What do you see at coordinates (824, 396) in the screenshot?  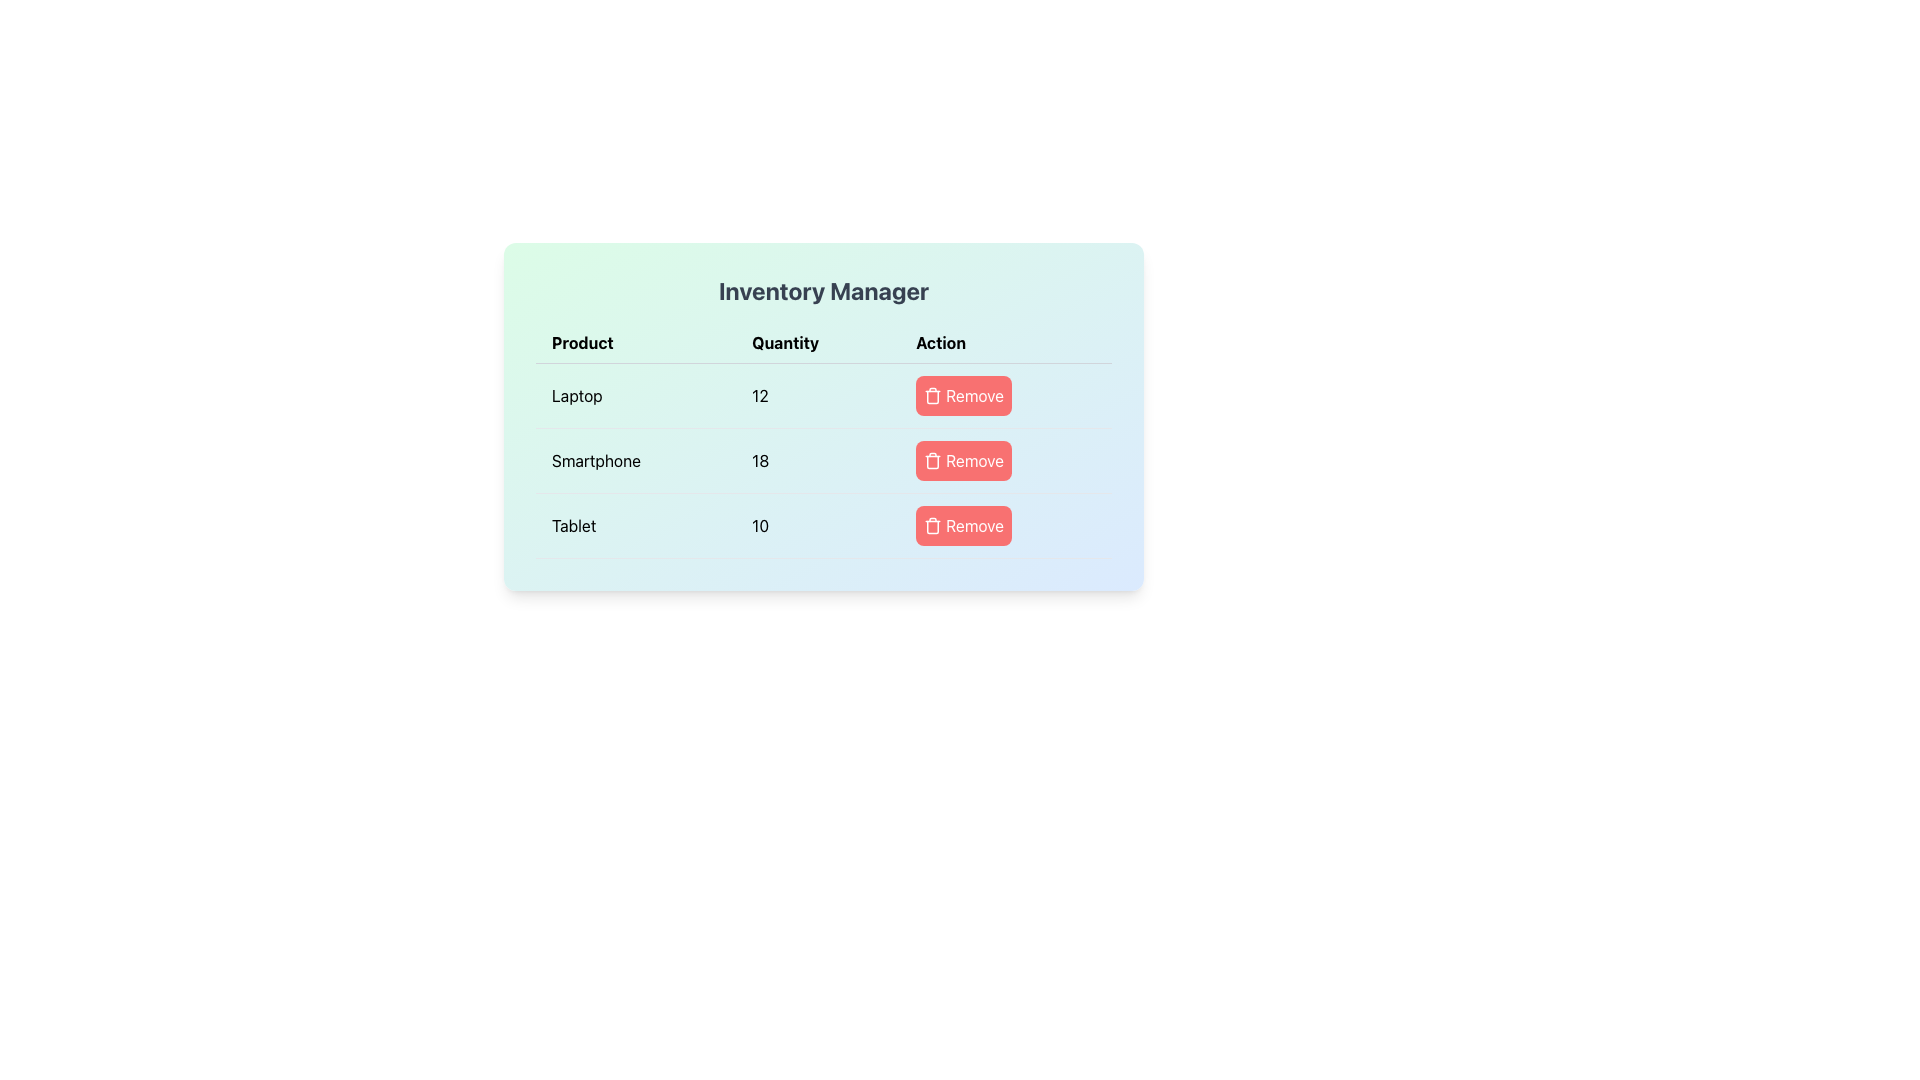 I see `the quantity of the inventory item 'Laptop' displayed in the first row of the table` at bounding box center [824, 396].